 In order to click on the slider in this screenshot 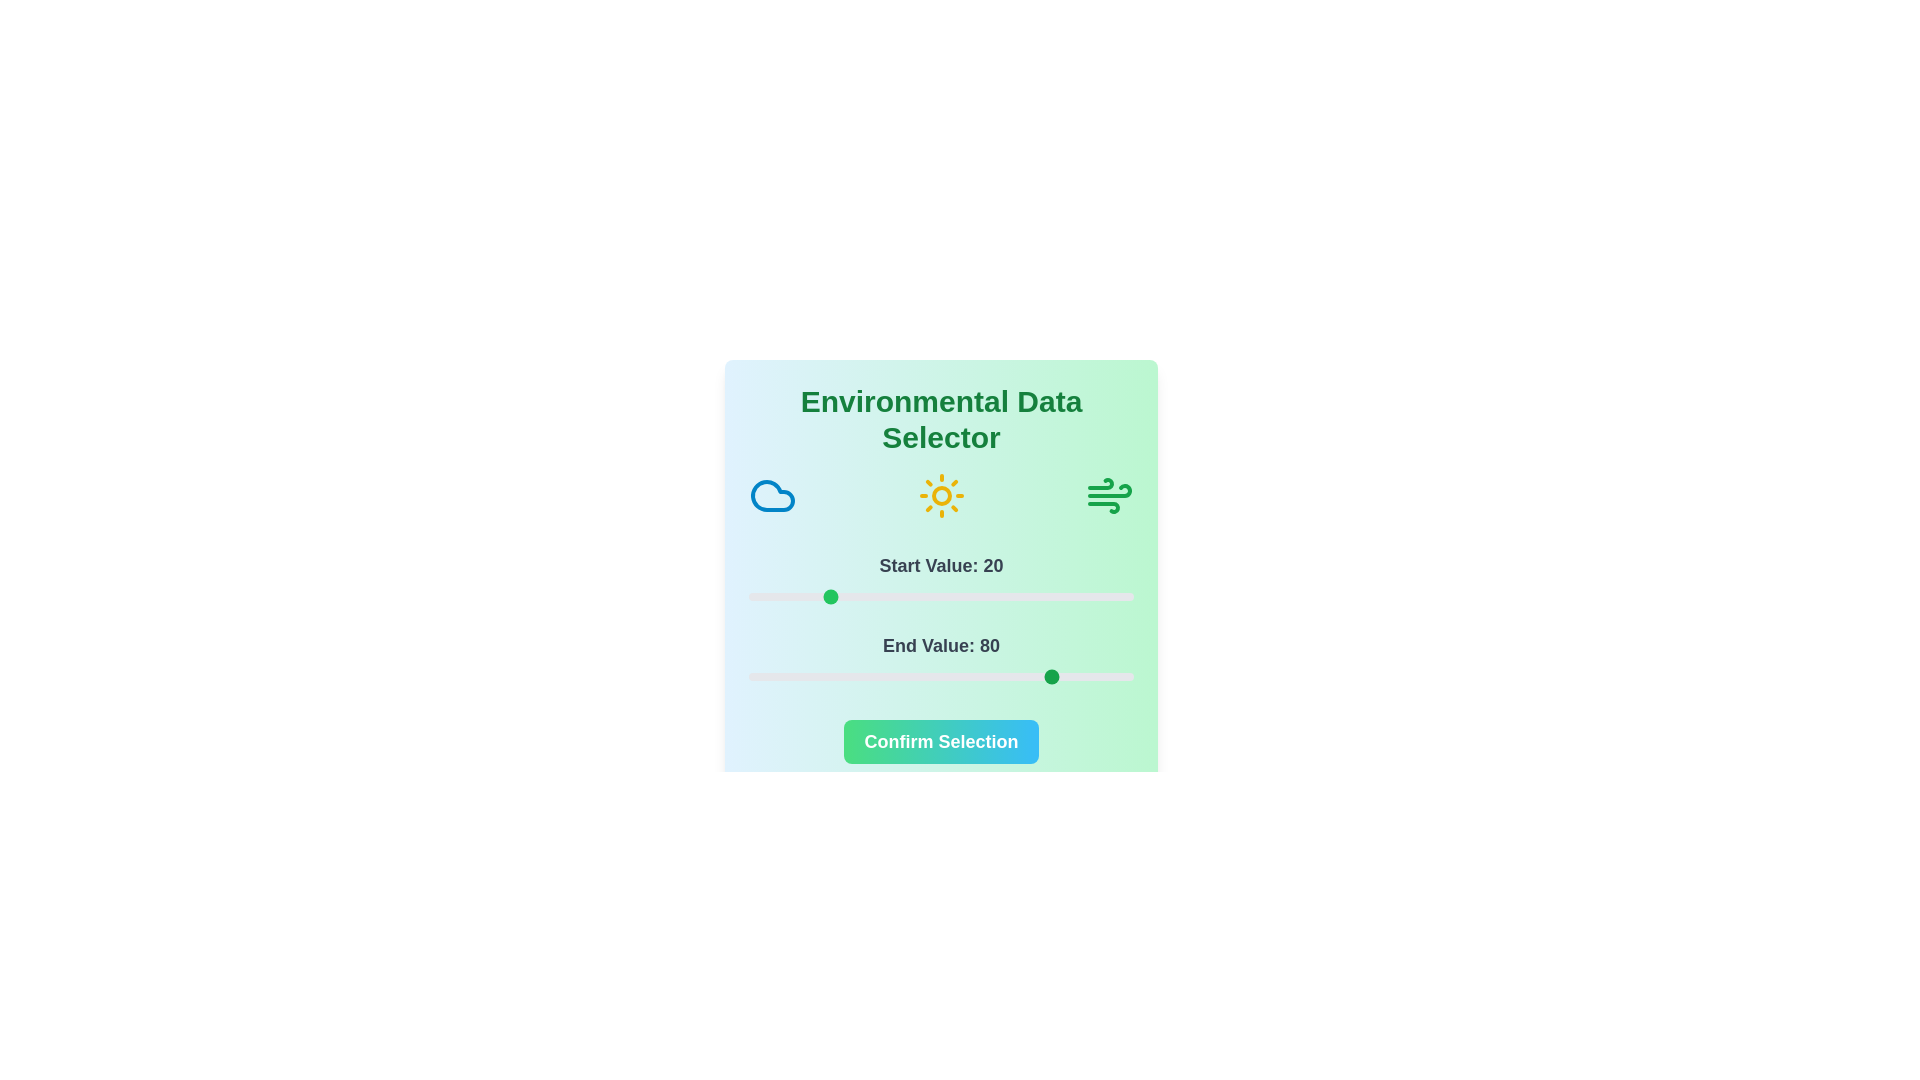, I will do `click(1113, 676)`.